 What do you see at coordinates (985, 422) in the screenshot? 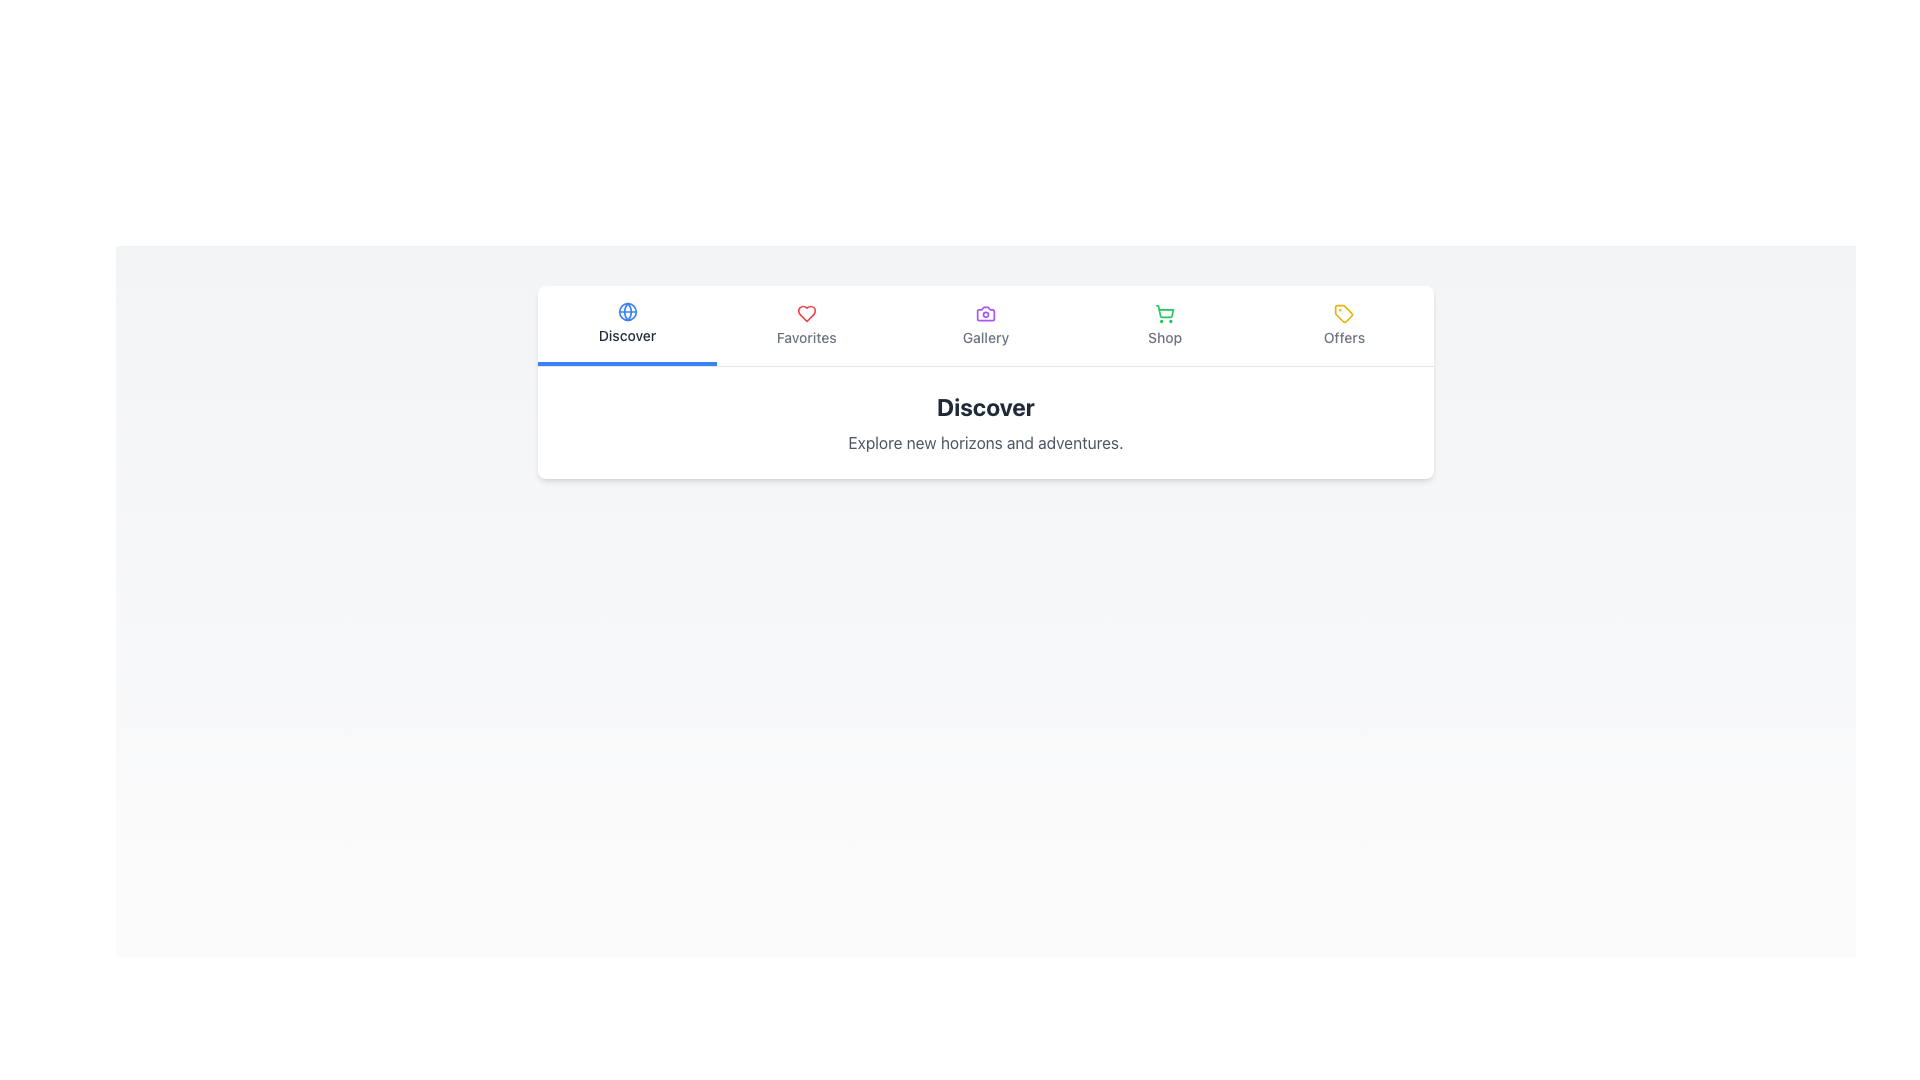
I see `the Header element that contains the bold 'Discover' text and the subtitle 'Explore new horizons and adventures.'` at bounding box center [985, 422].